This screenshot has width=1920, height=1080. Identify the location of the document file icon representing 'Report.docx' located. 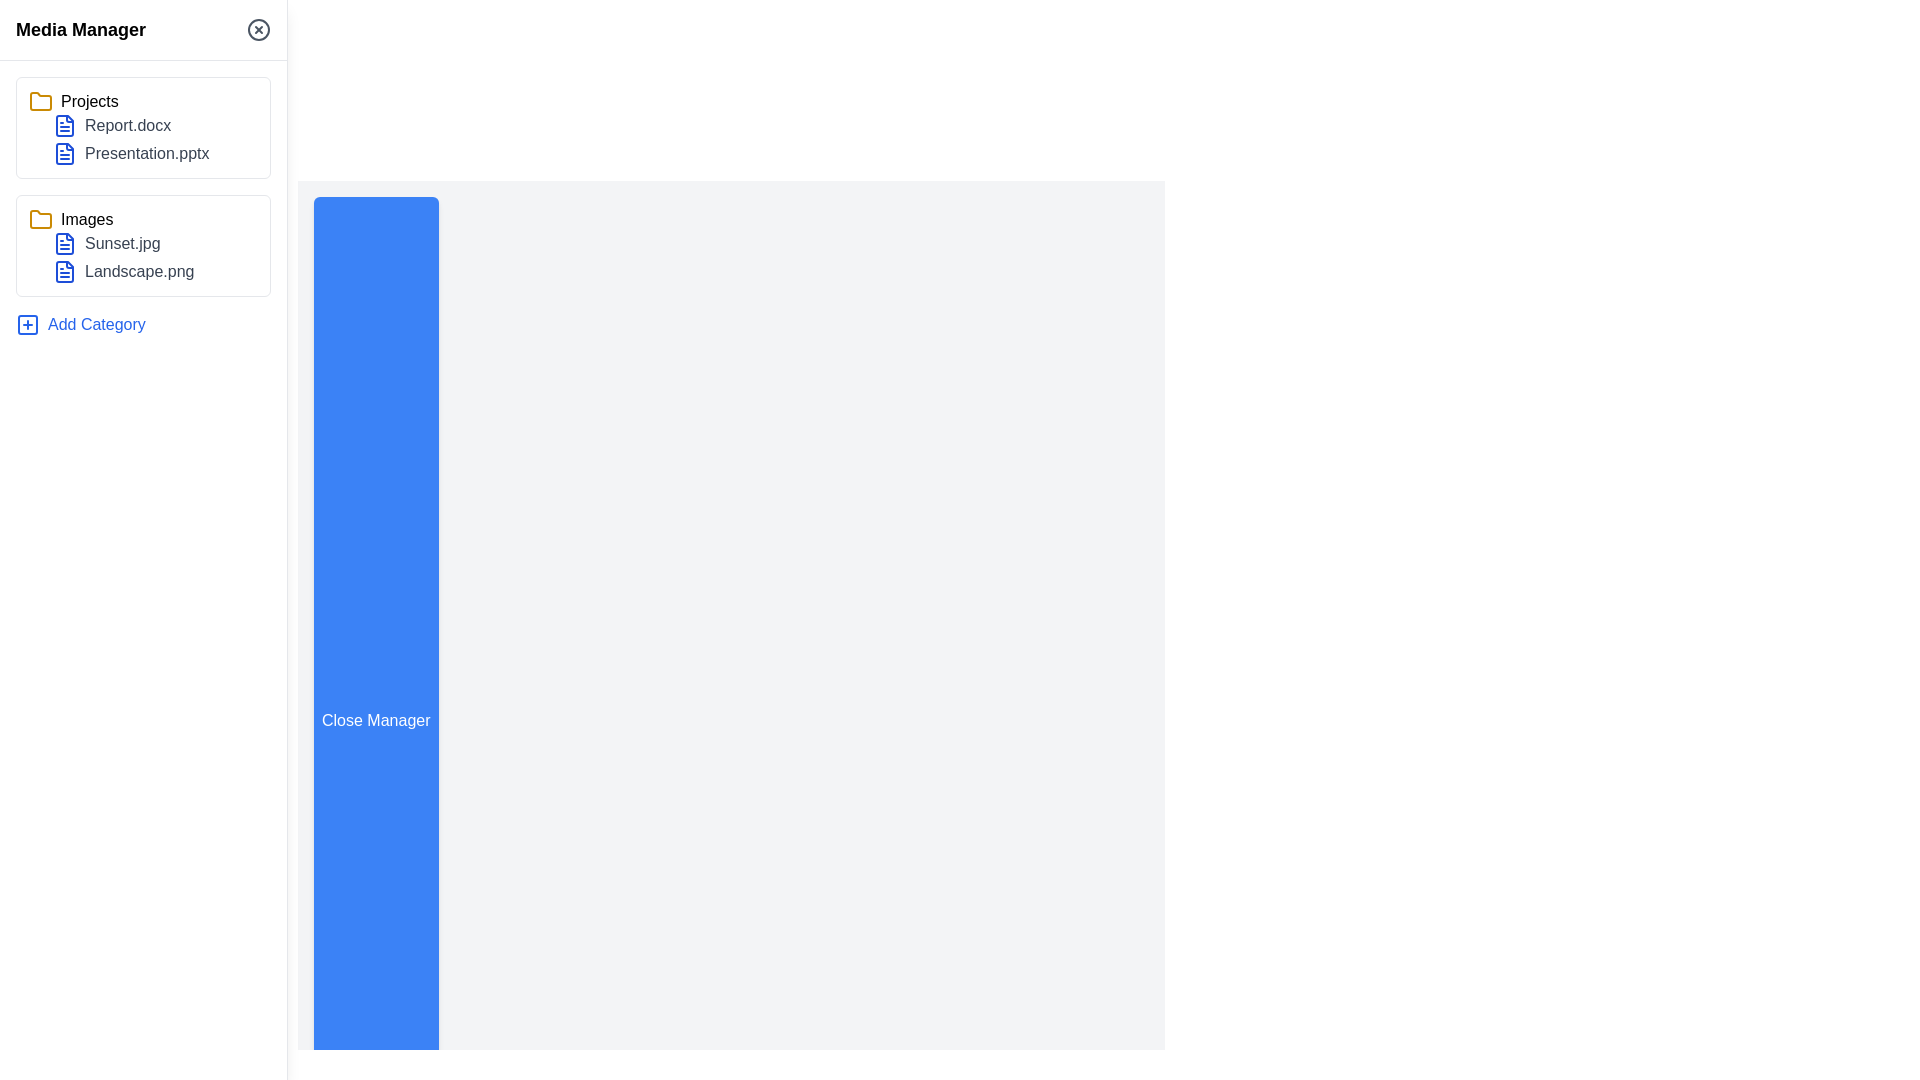
(65, 126).